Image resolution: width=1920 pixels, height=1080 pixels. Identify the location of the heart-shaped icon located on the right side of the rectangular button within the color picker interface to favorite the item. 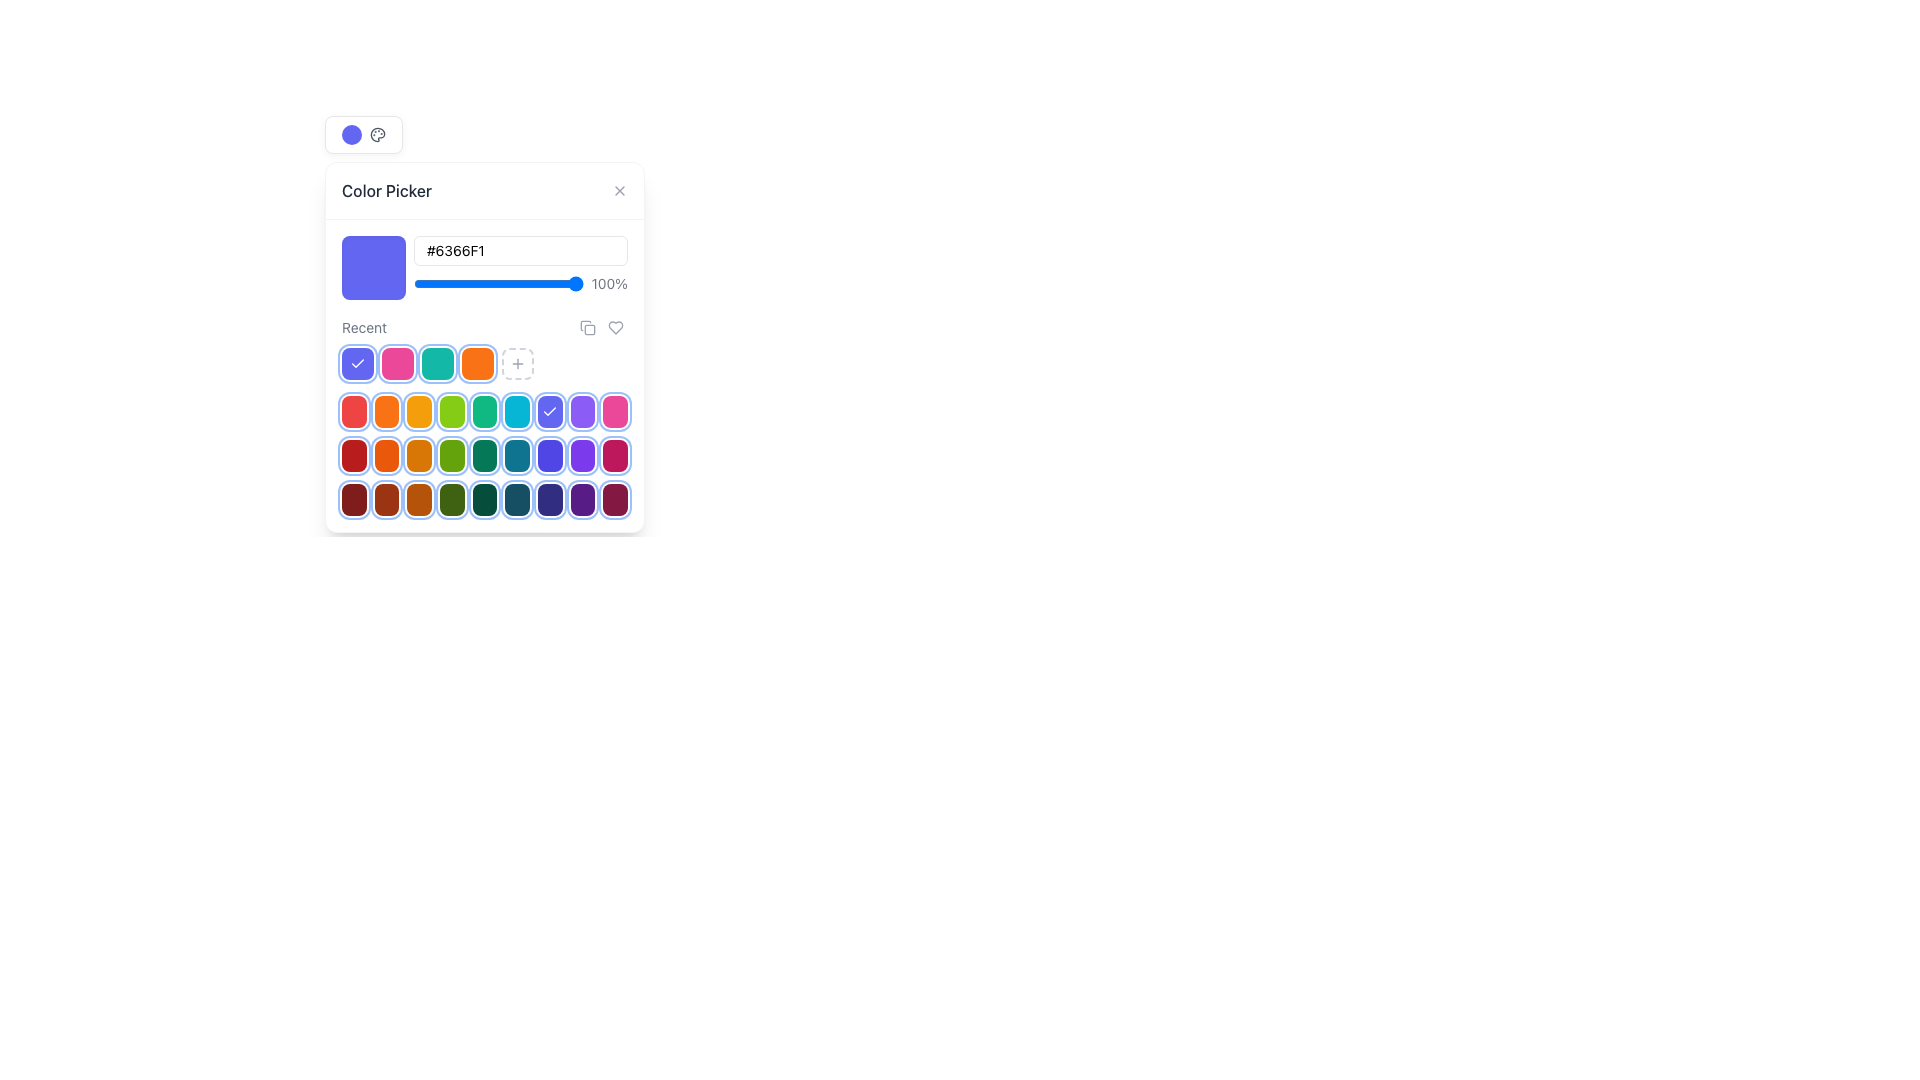
(614, 326).